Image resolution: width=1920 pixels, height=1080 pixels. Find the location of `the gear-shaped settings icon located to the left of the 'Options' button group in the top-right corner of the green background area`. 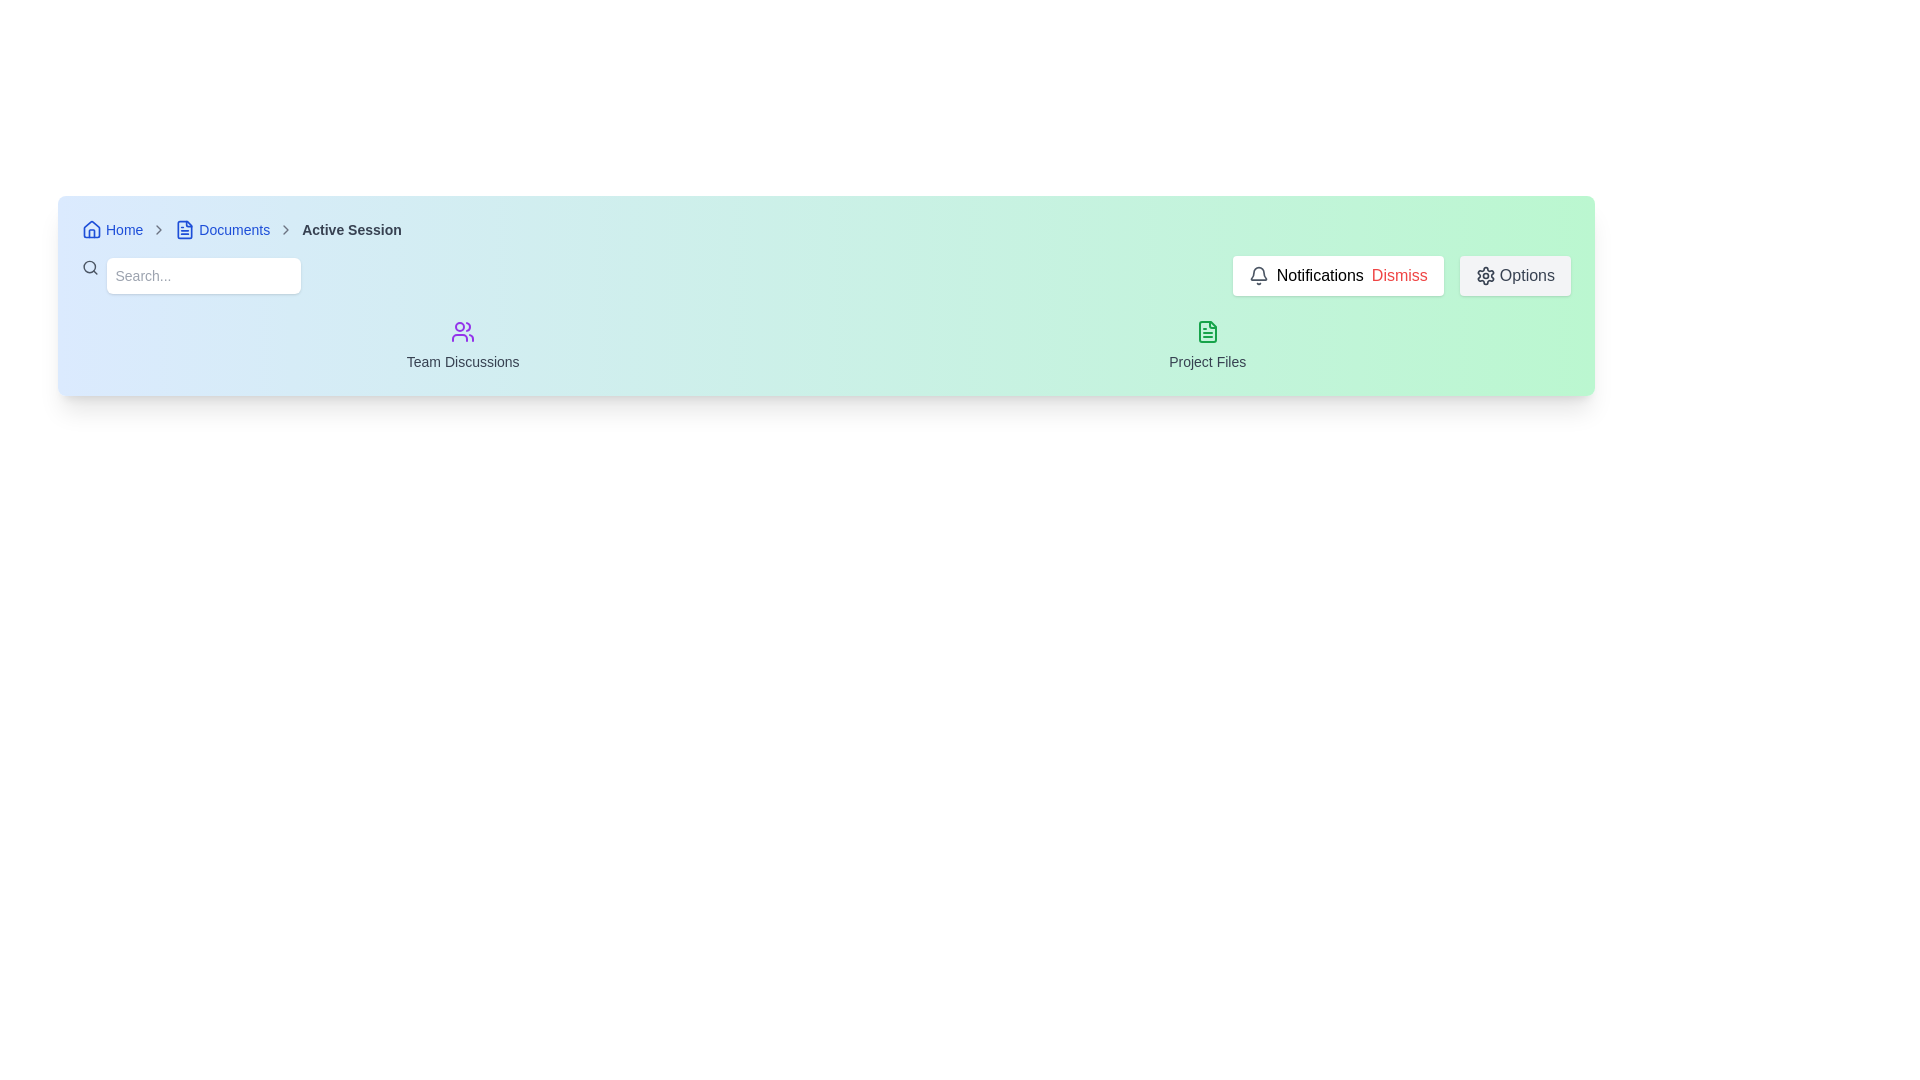

the gear-shaped settings icon located to the left of the 'Options' button group in the top-right corner of the green background area is located at coordinates (1485, 276).